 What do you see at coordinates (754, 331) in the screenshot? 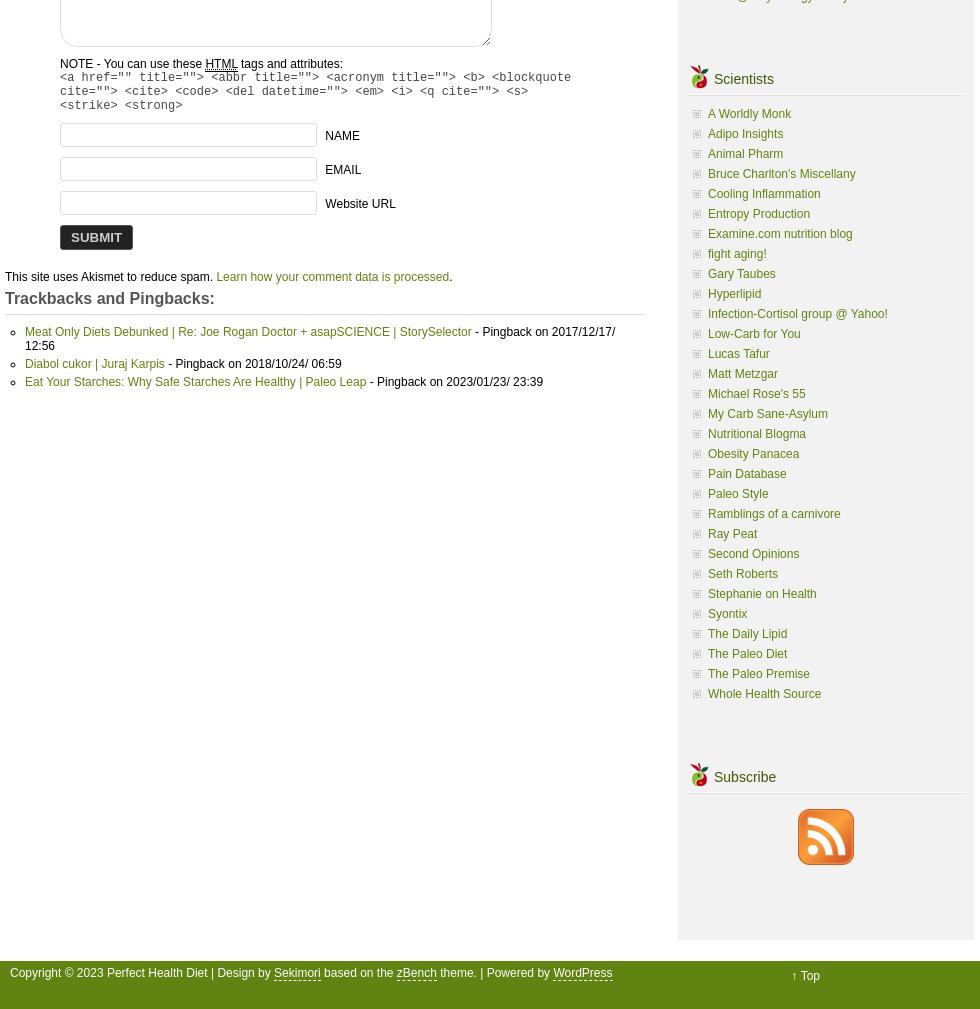
I see `'Low-Carb for You'` at bounding box center [754, 331].